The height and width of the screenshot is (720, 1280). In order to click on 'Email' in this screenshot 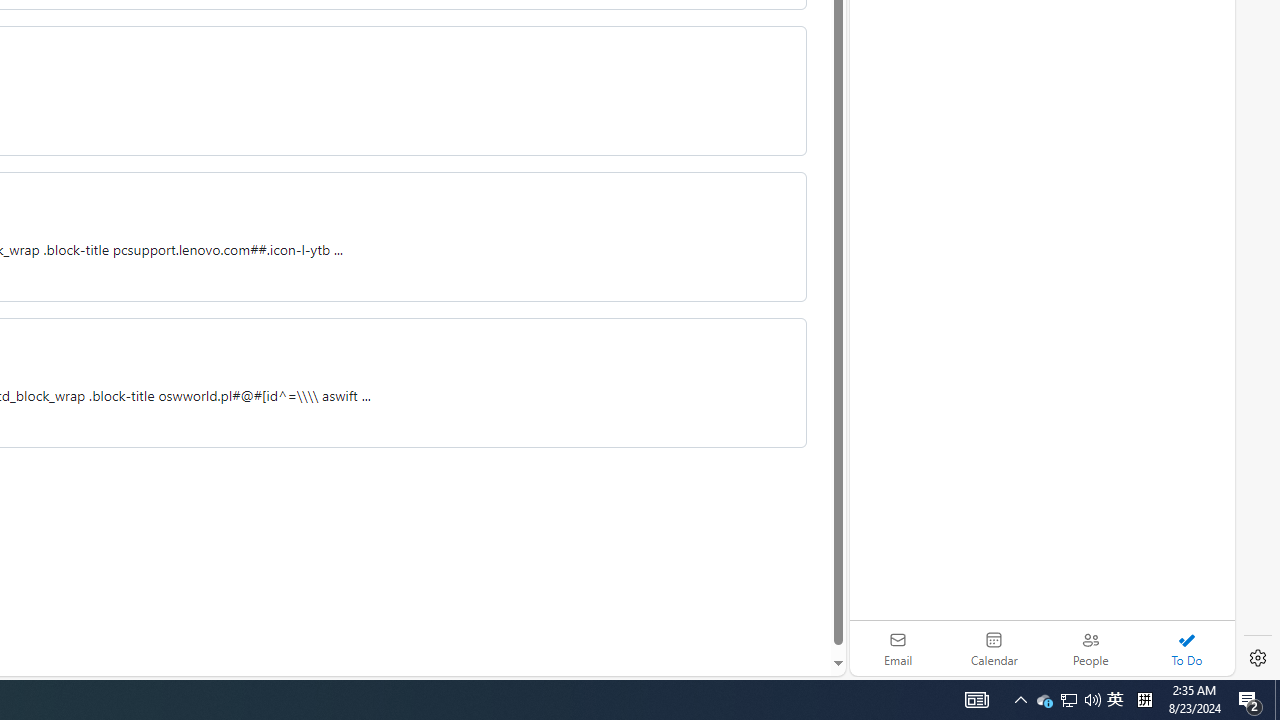, I will do `click(897, 648)`.